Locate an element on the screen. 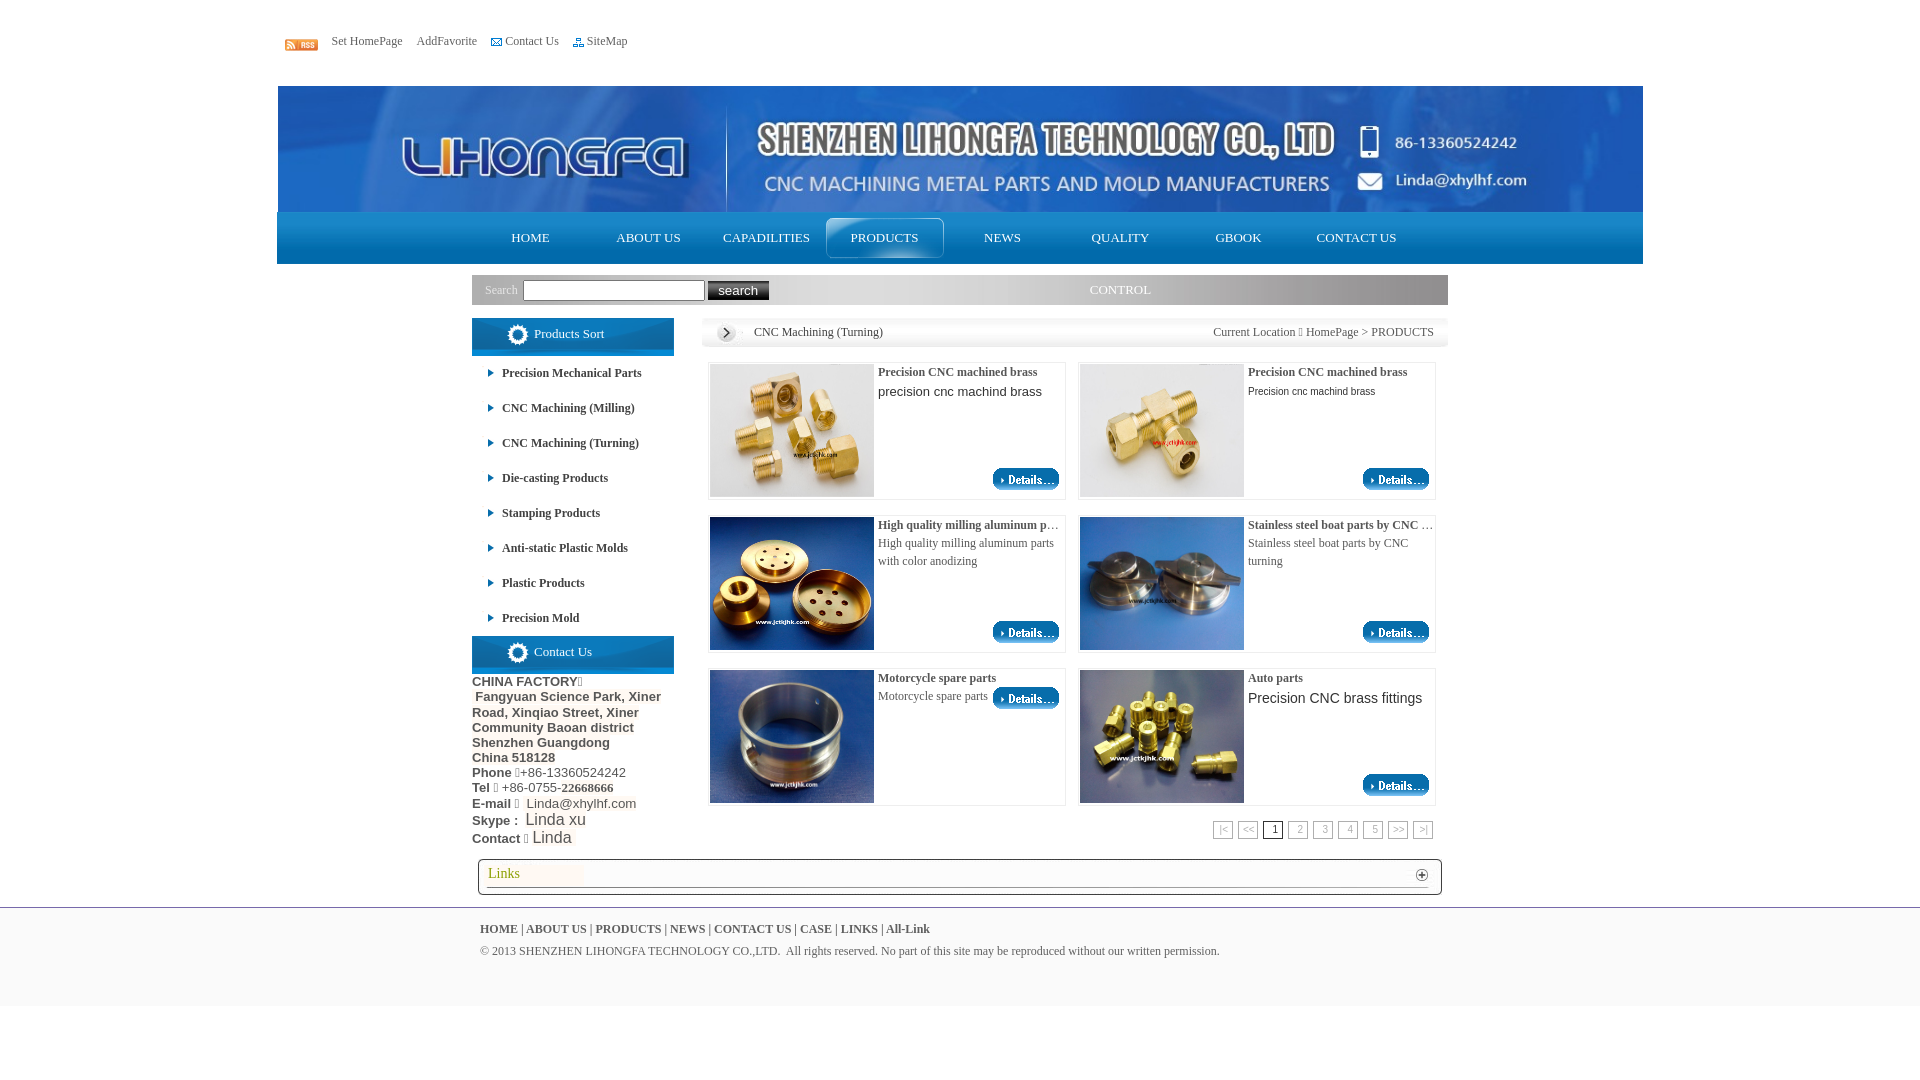 The image size is (1920, 1080). 'All-Link' is located at coordinates (885, 929).